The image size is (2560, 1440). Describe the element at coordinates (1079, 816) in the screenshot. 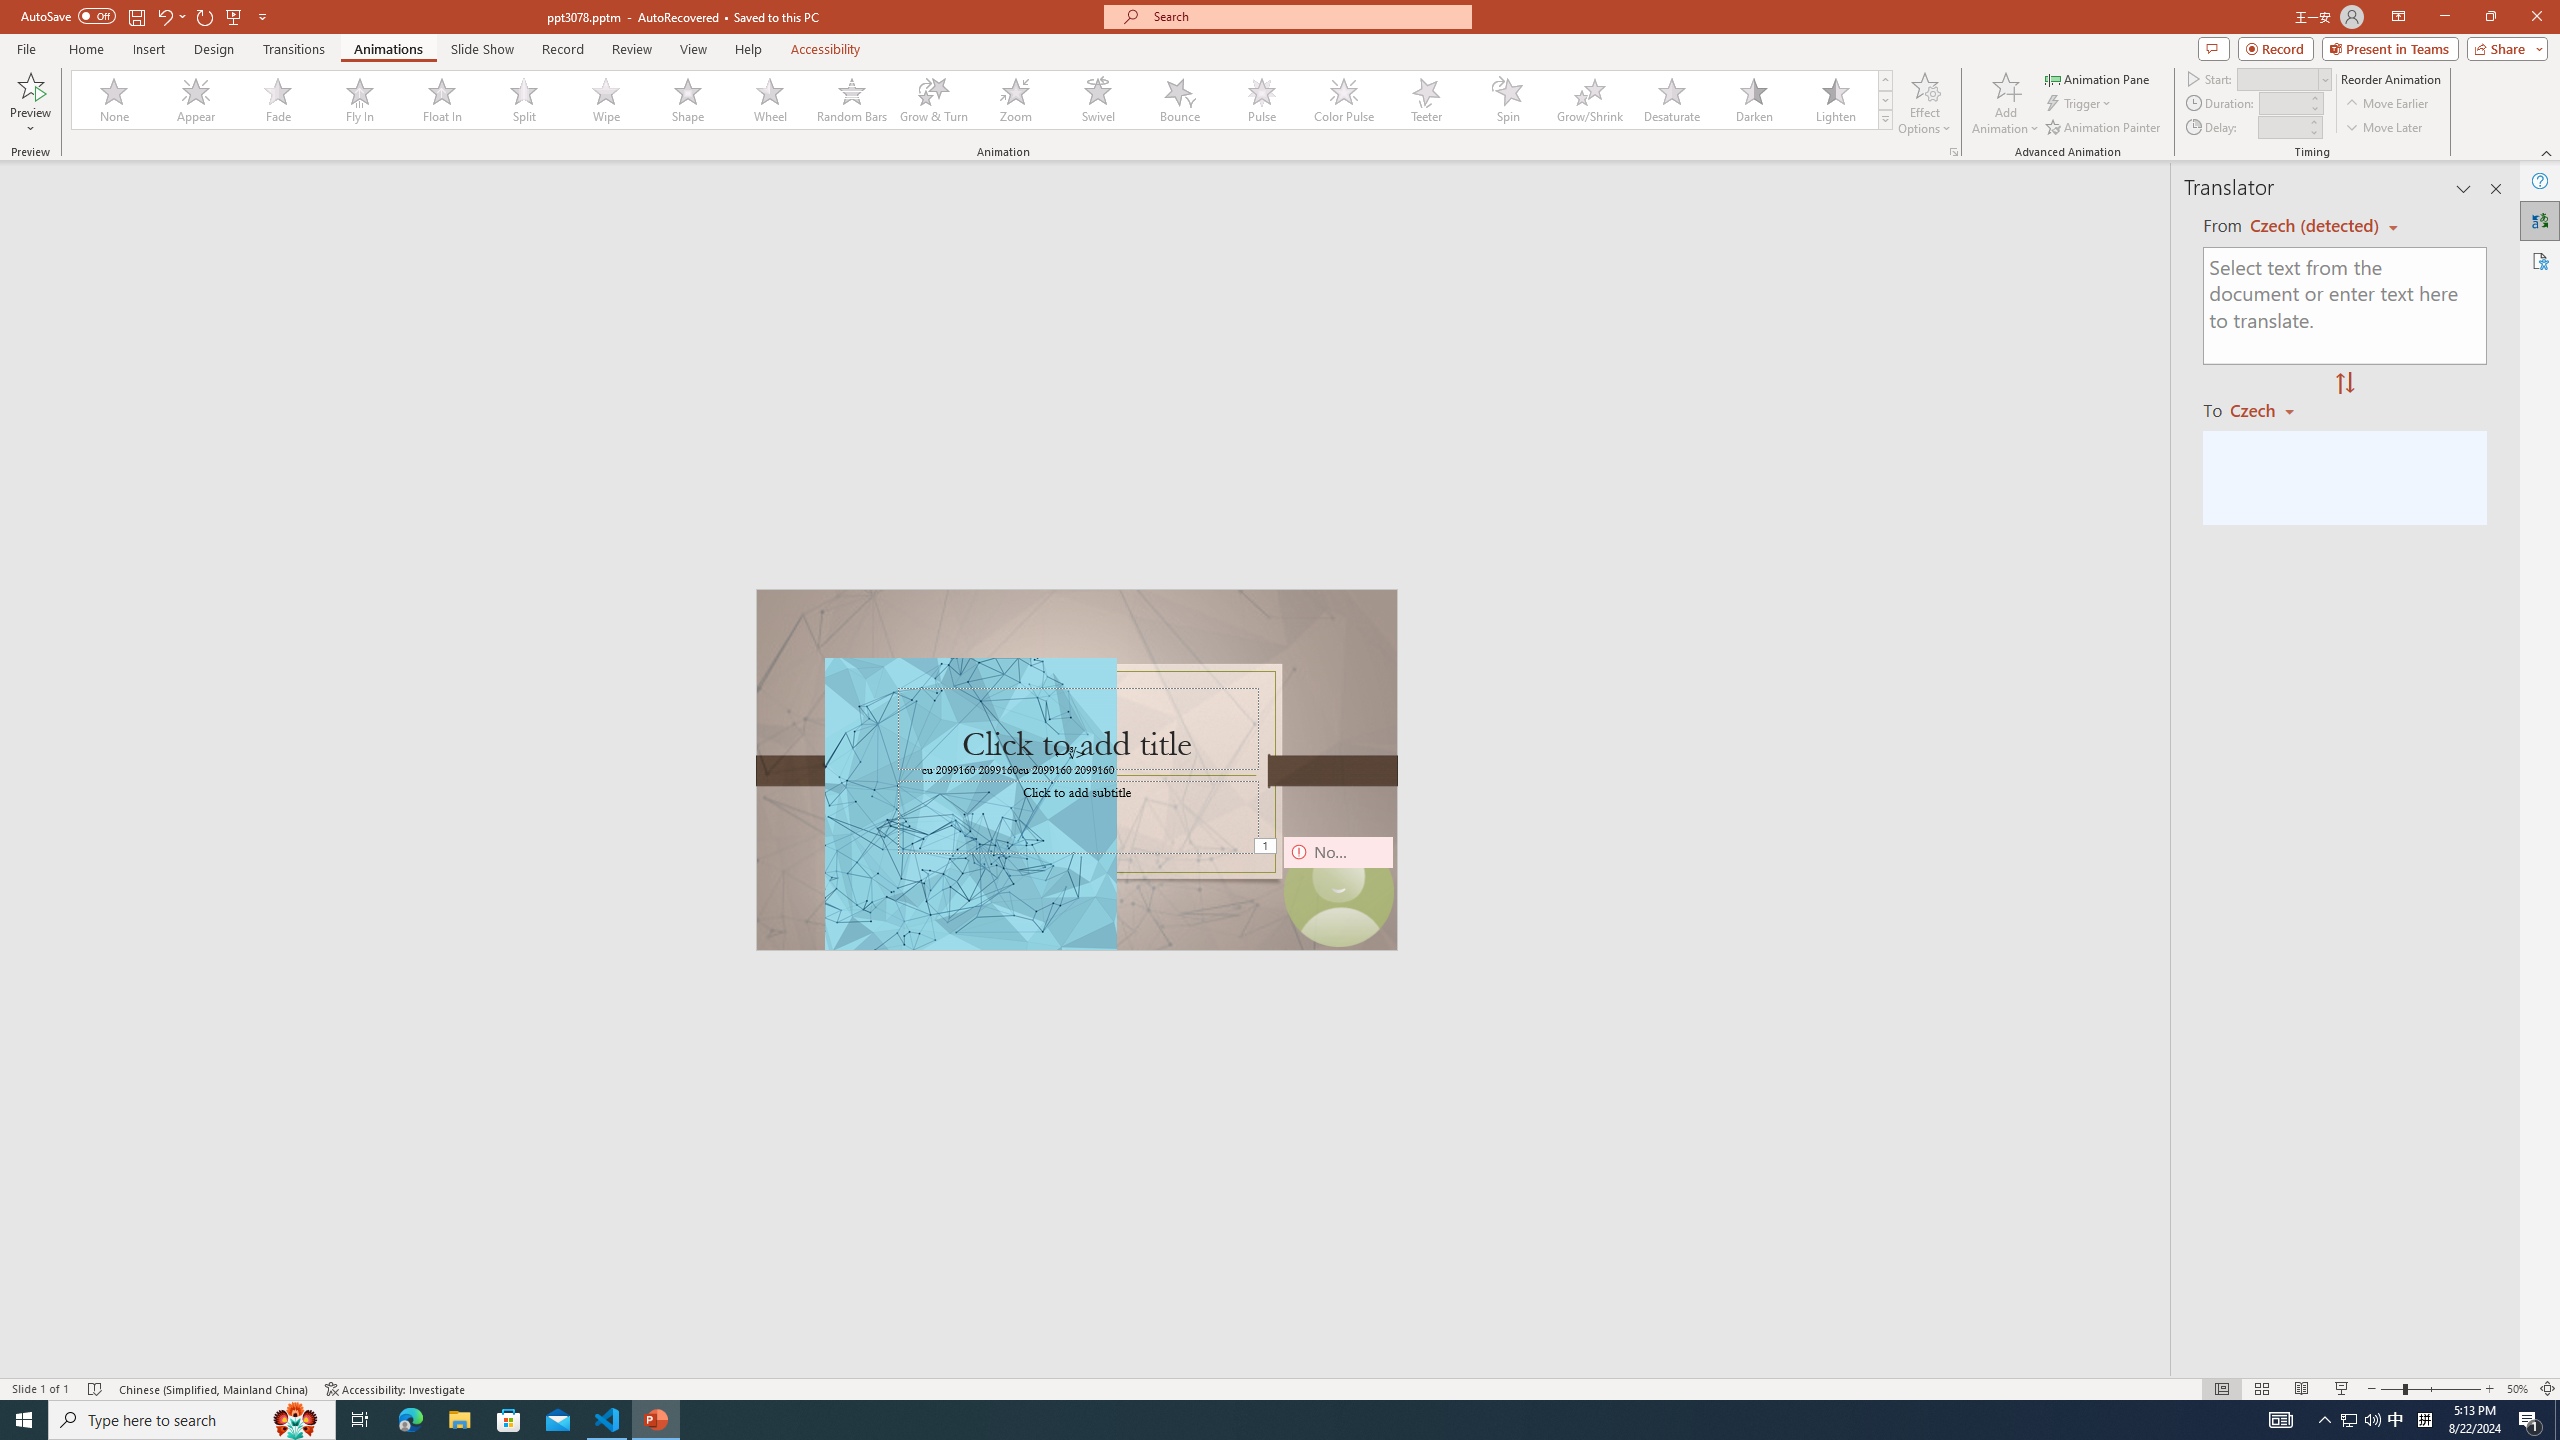

I see `'Subtitle TextBox'` at that location.